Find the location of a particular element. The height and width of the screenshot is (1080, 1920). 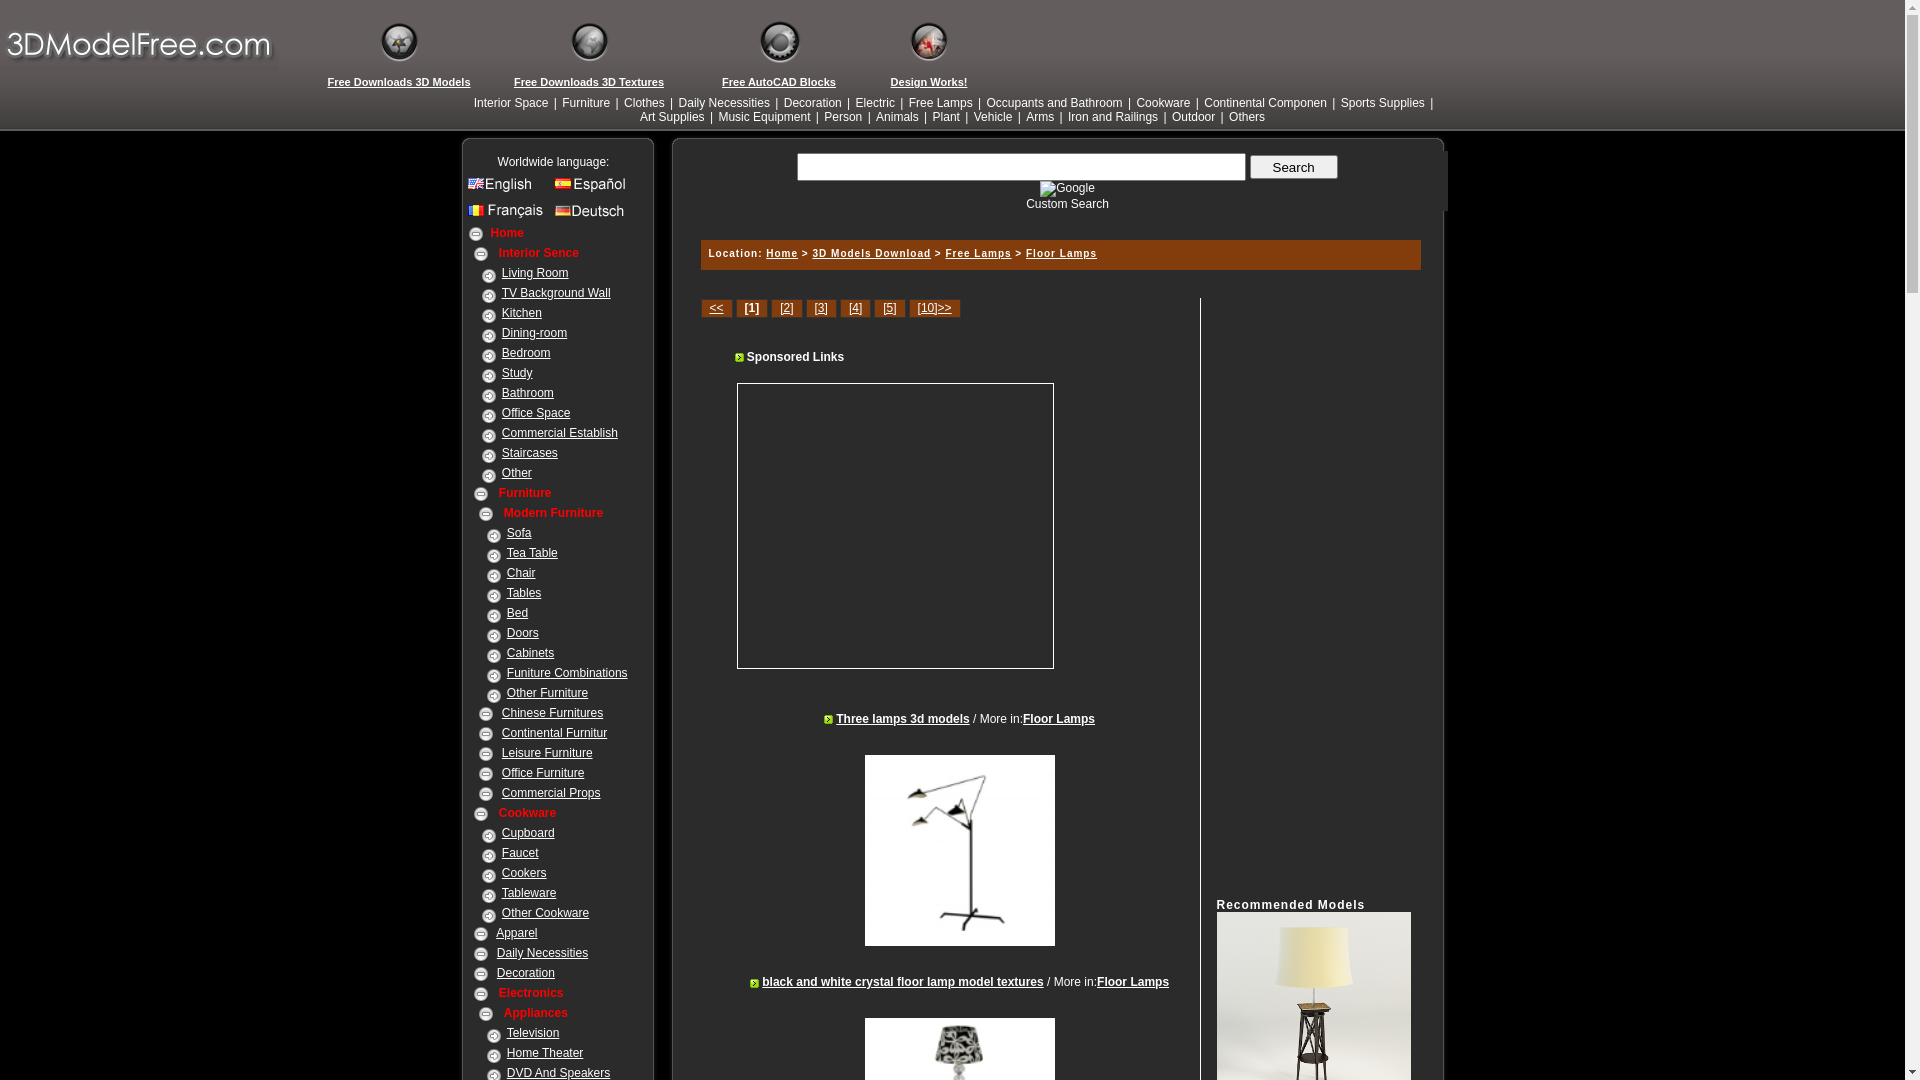

'Germany site' is located at coordinates (553, 216).